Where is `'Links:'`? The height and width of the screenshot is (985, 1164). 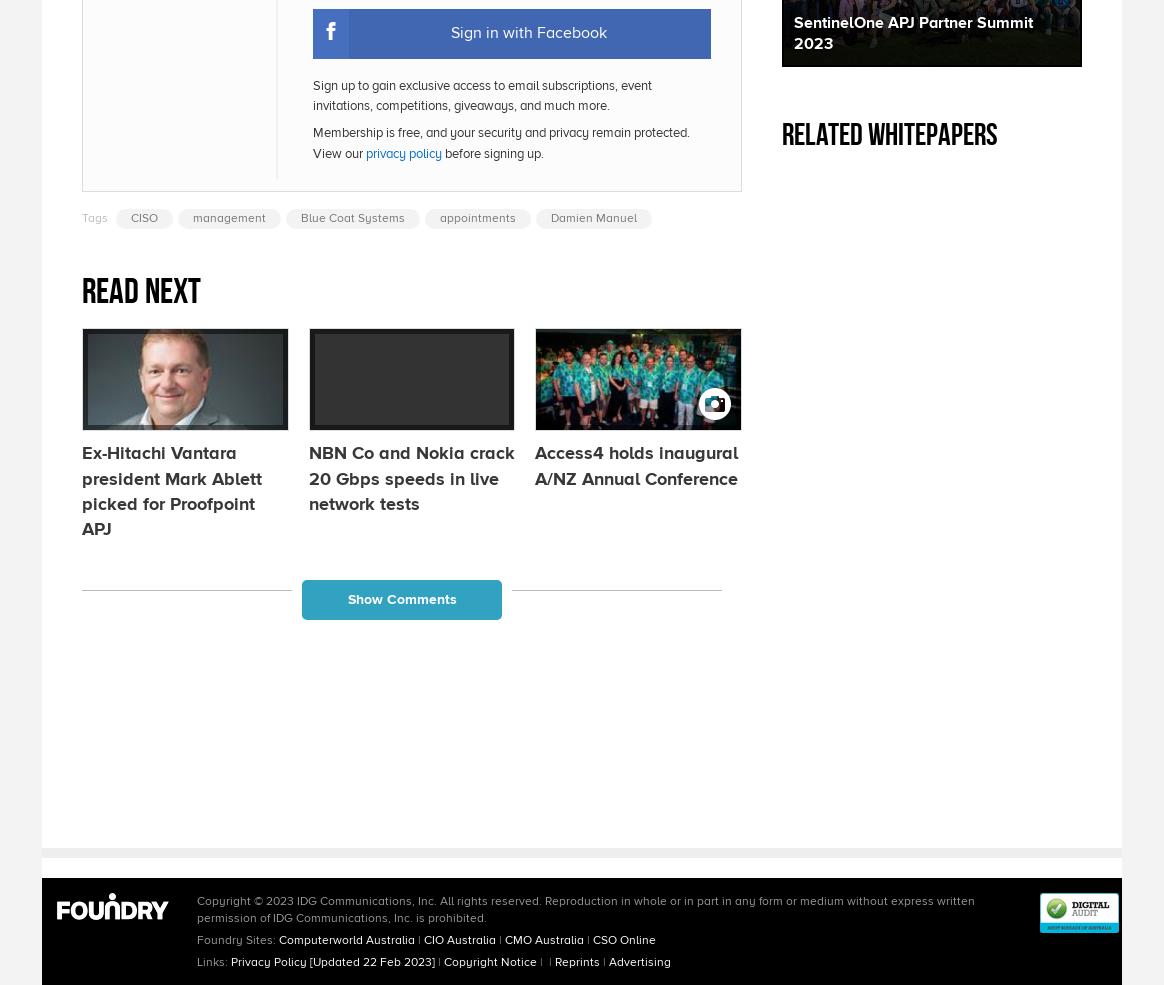
'Links:' is located at coordinates (213, 961).